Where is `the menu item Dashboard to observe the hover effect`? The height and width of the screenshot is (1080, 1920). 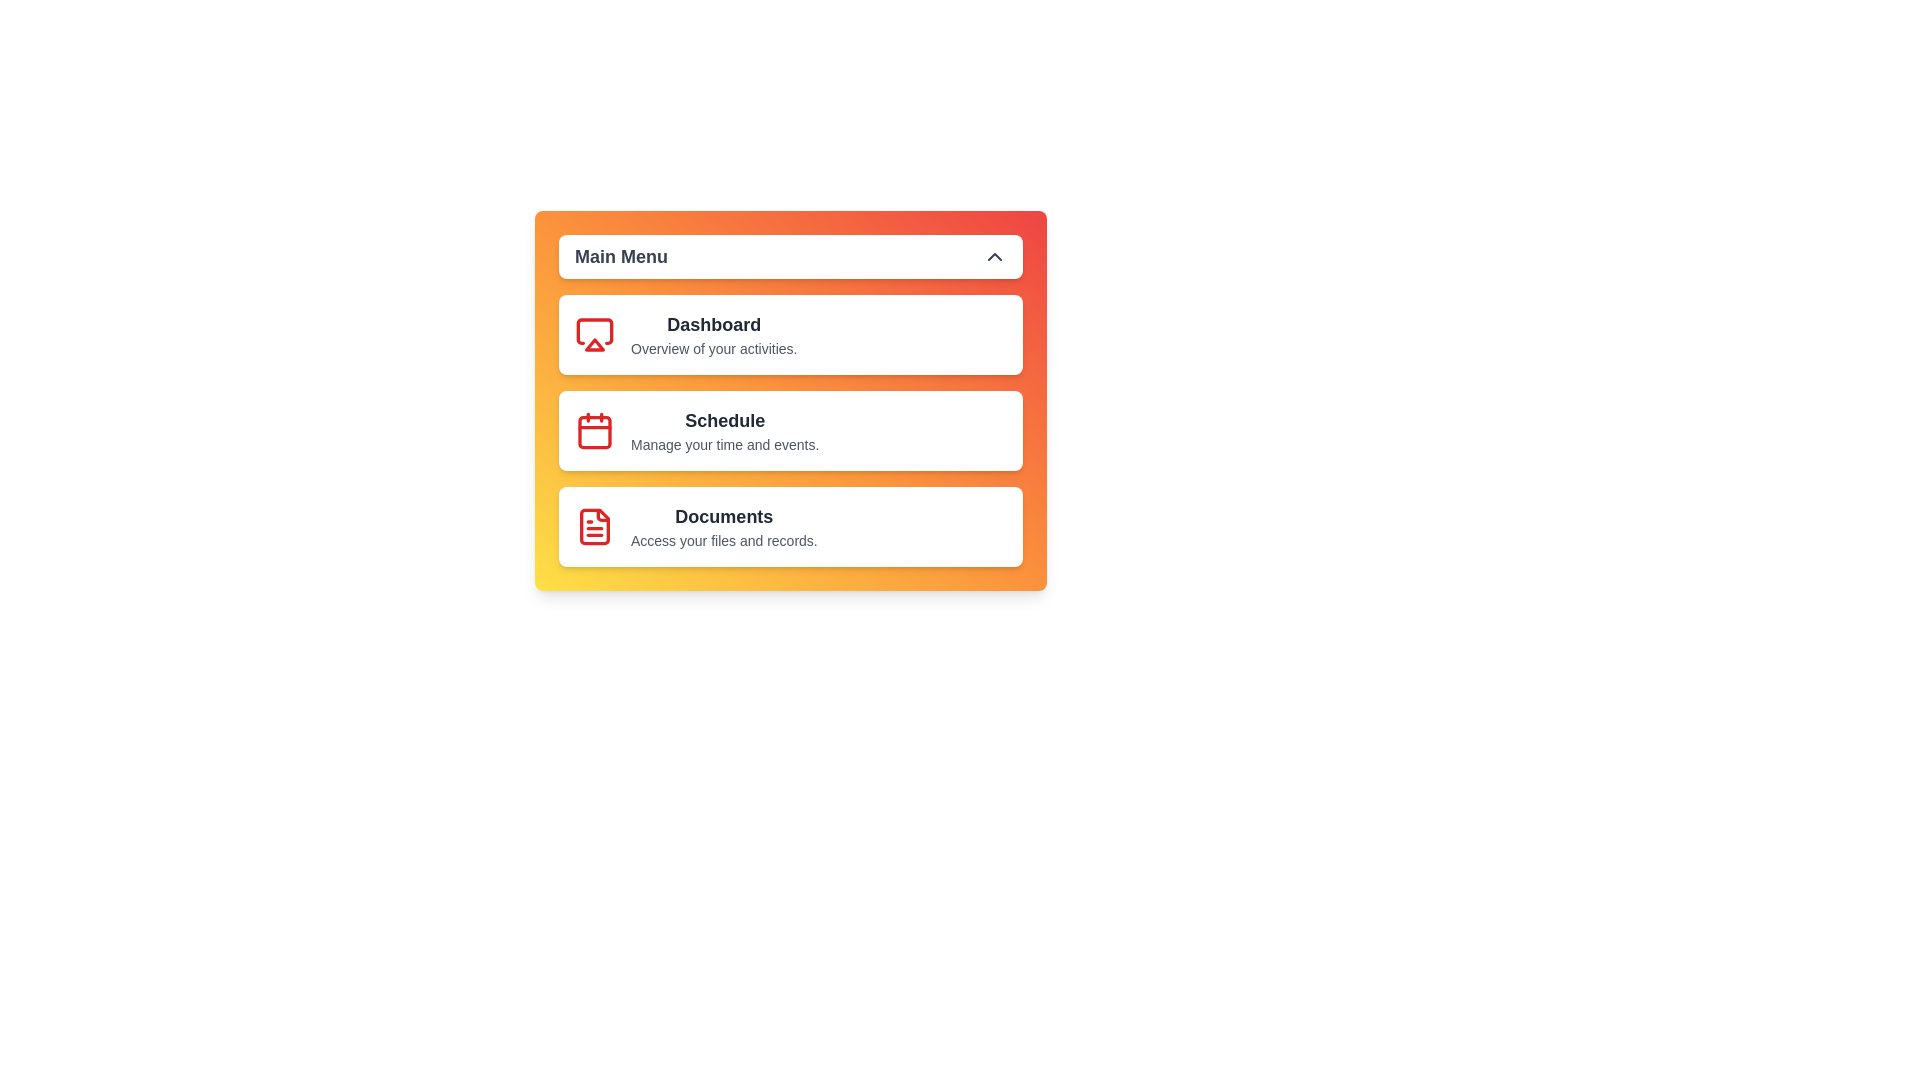 the menu item Dashboard to observe the hover effect is located at coordinates (790, 334).